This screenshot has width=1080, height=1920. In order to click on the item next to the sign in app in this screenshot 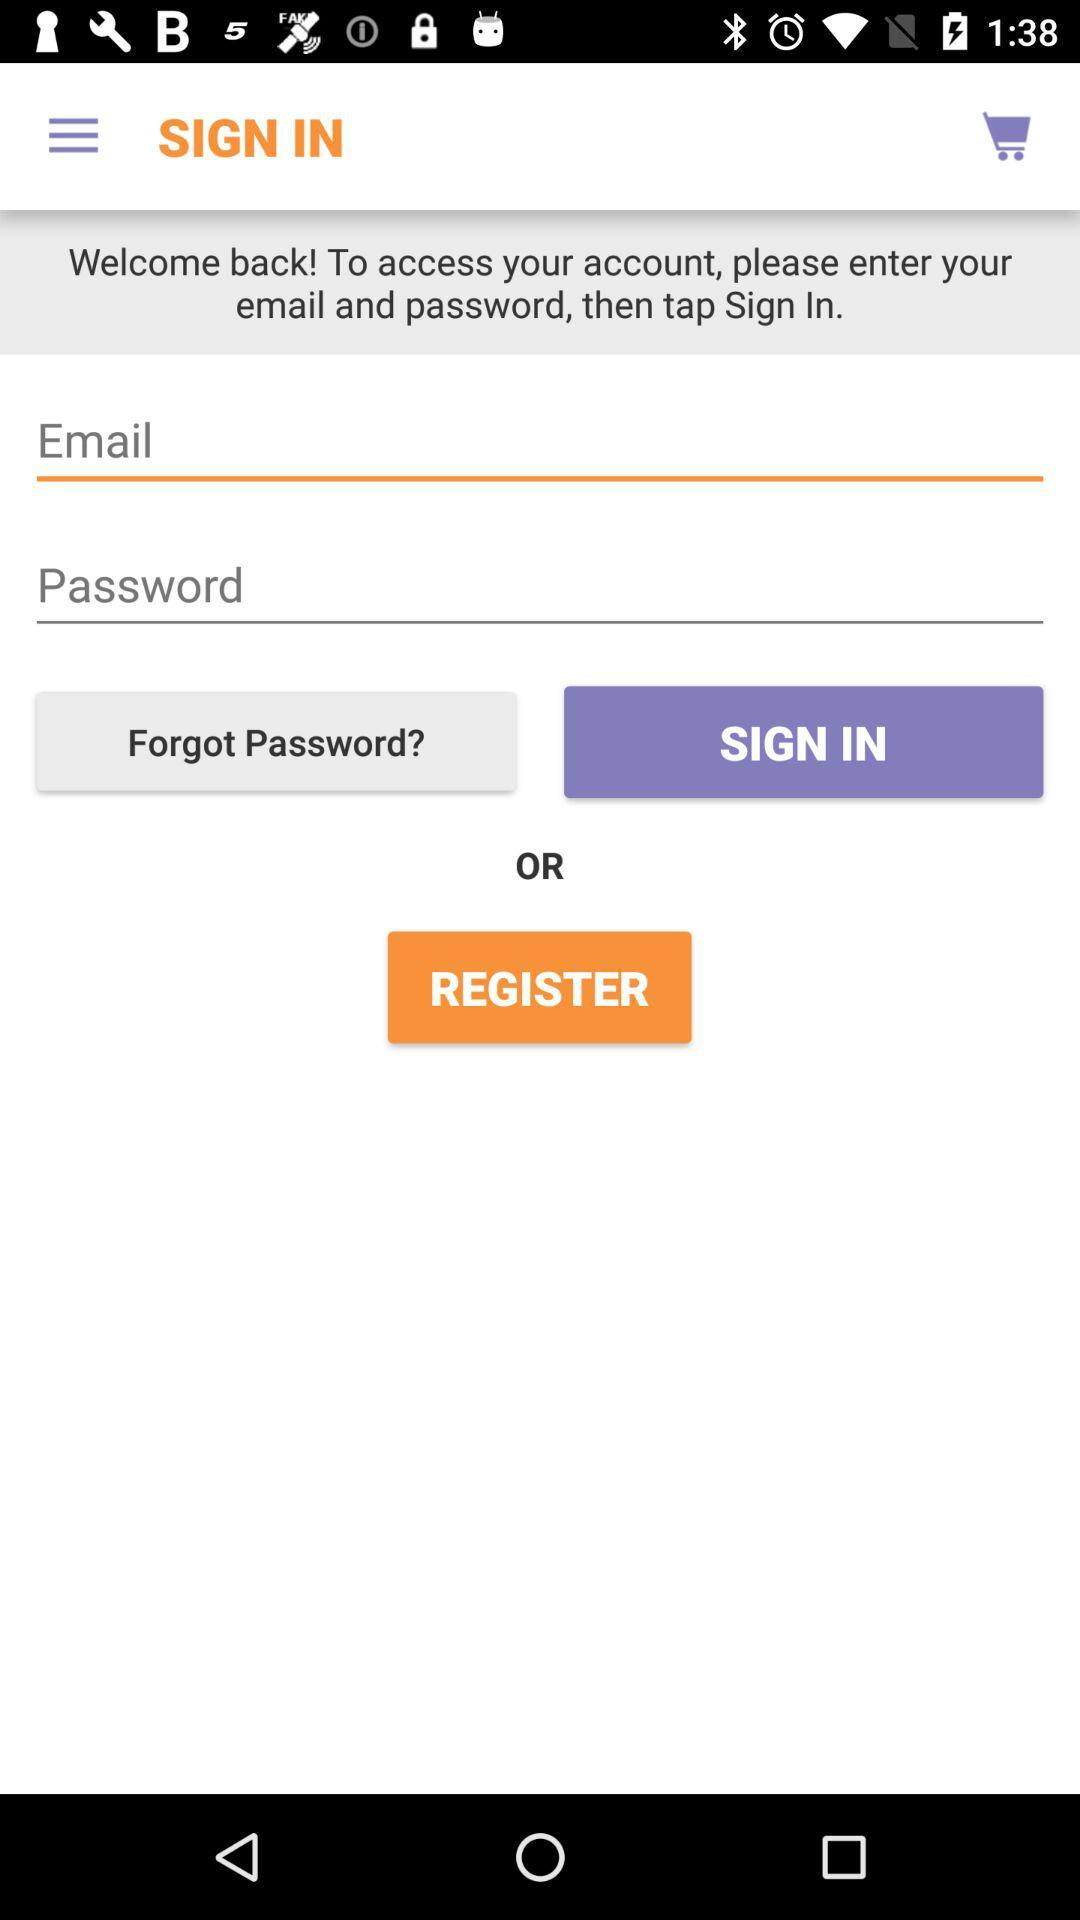, I will do `click(72, 135)`.